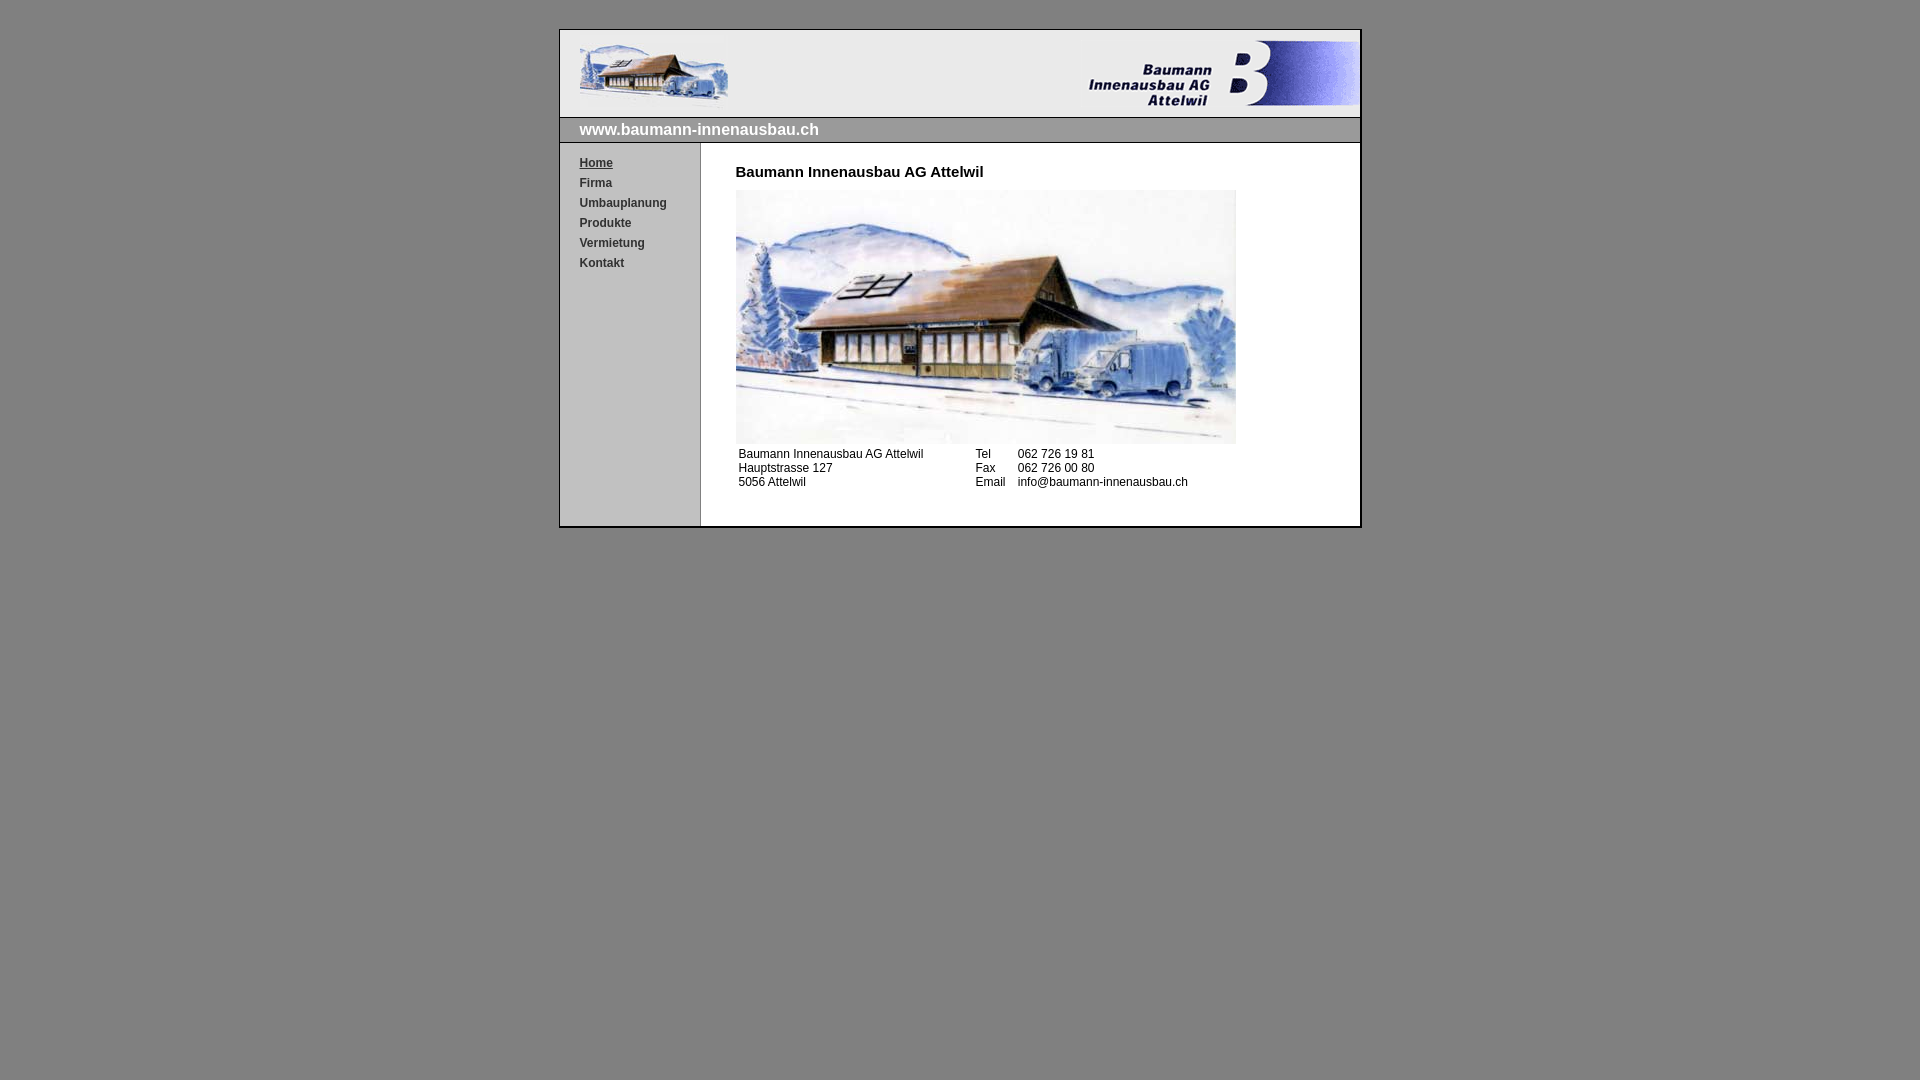 The width and height of the screenshot is (1920, 1080). What do you see at coordinates (617, 203) in the screenshot?
I see `'Umbauplanung'` at bounding box center [617, 203].